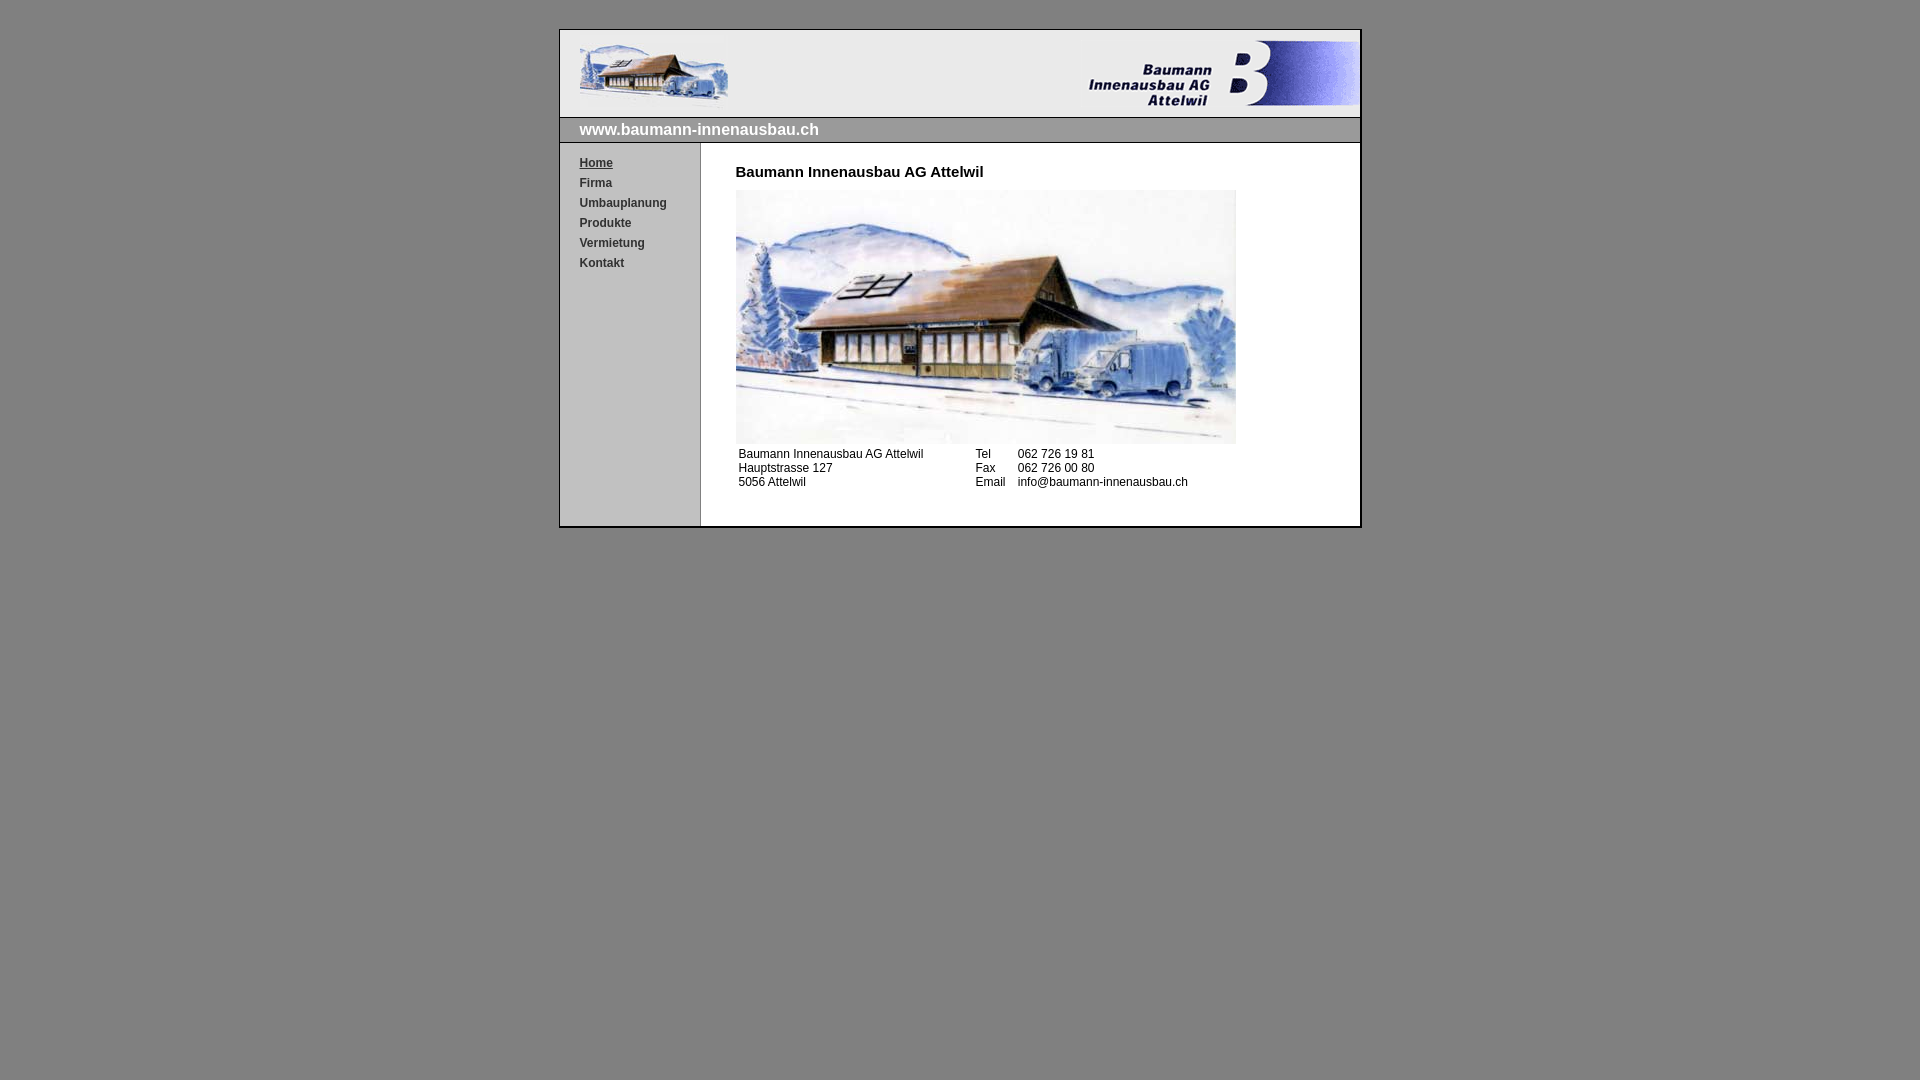 The width and height of the screenshot is (1920, 1080). What do you see at coordinates (617, 203) in the screenshot?
I see `'Umbauplanung'` at bounding box center [617, 203].